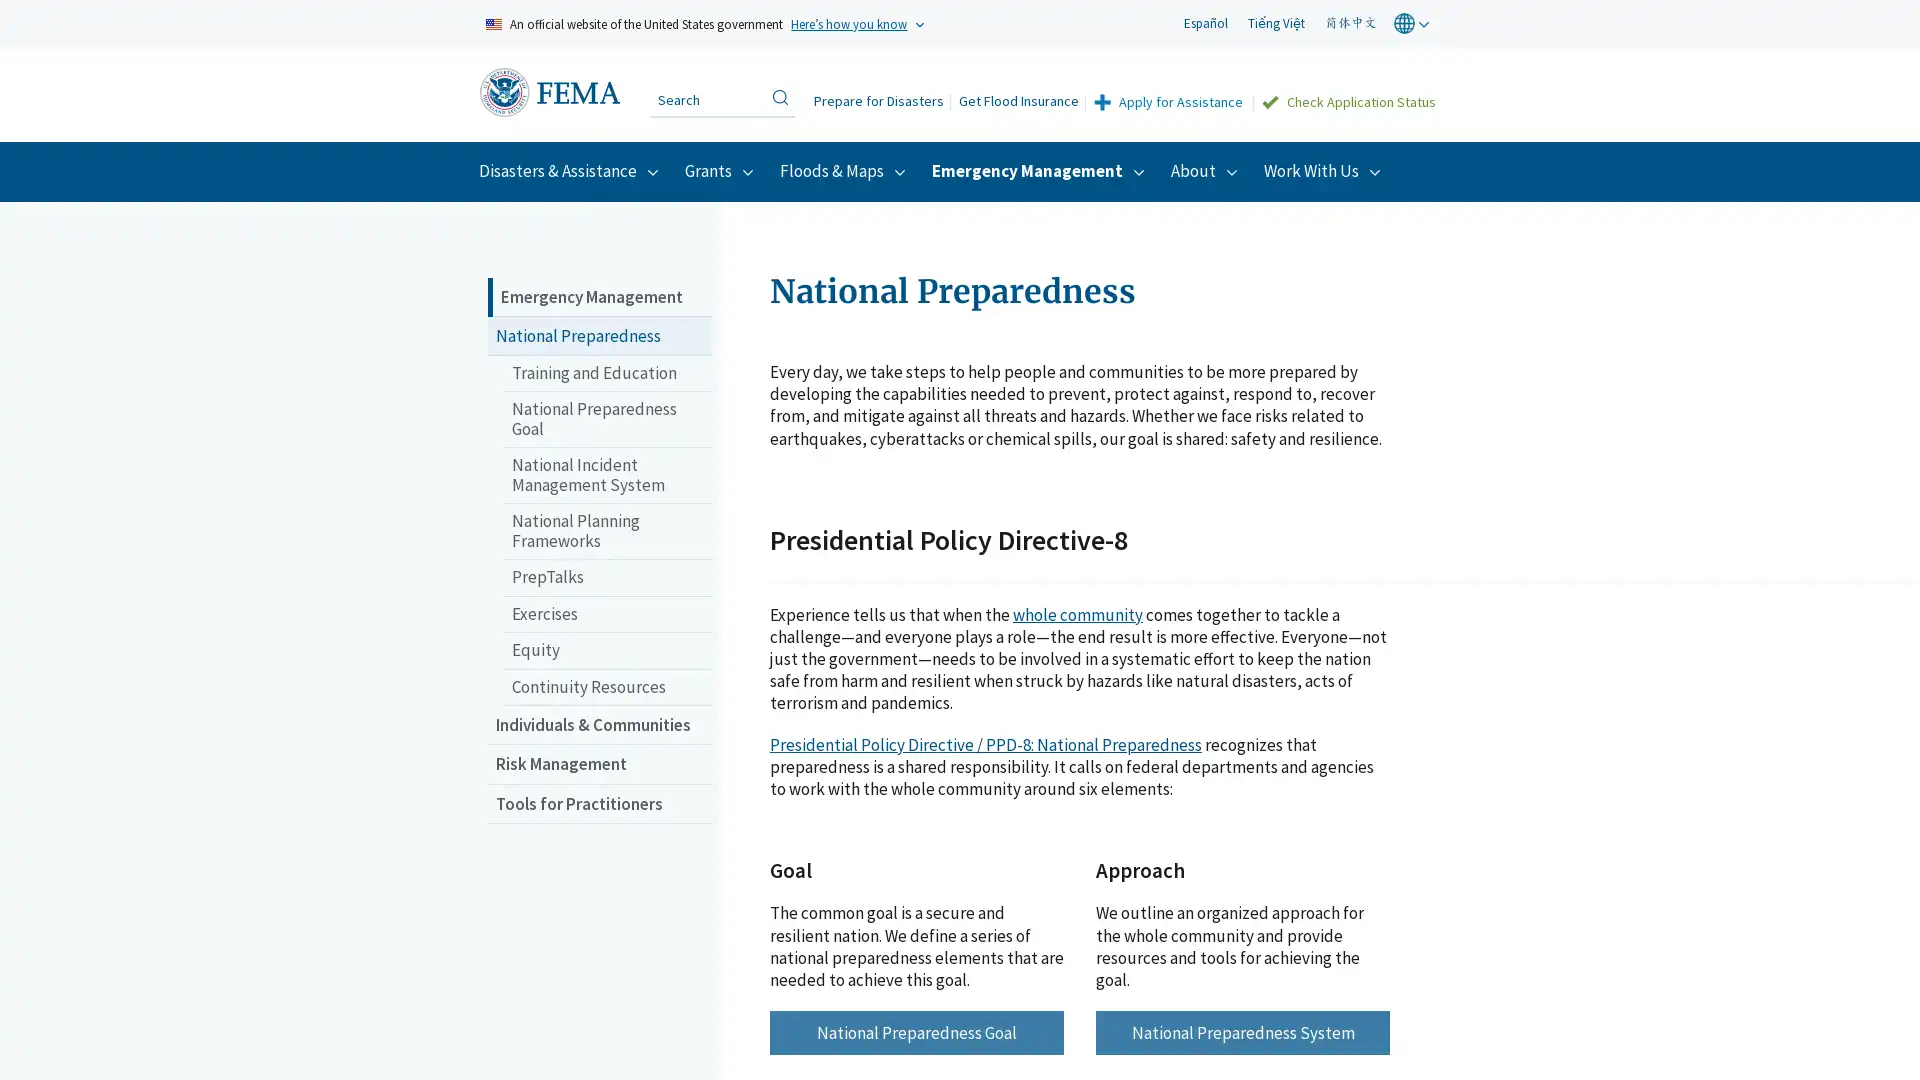 The image size is (1920, 1080). I want to click on world globe, so click(1413, 23).